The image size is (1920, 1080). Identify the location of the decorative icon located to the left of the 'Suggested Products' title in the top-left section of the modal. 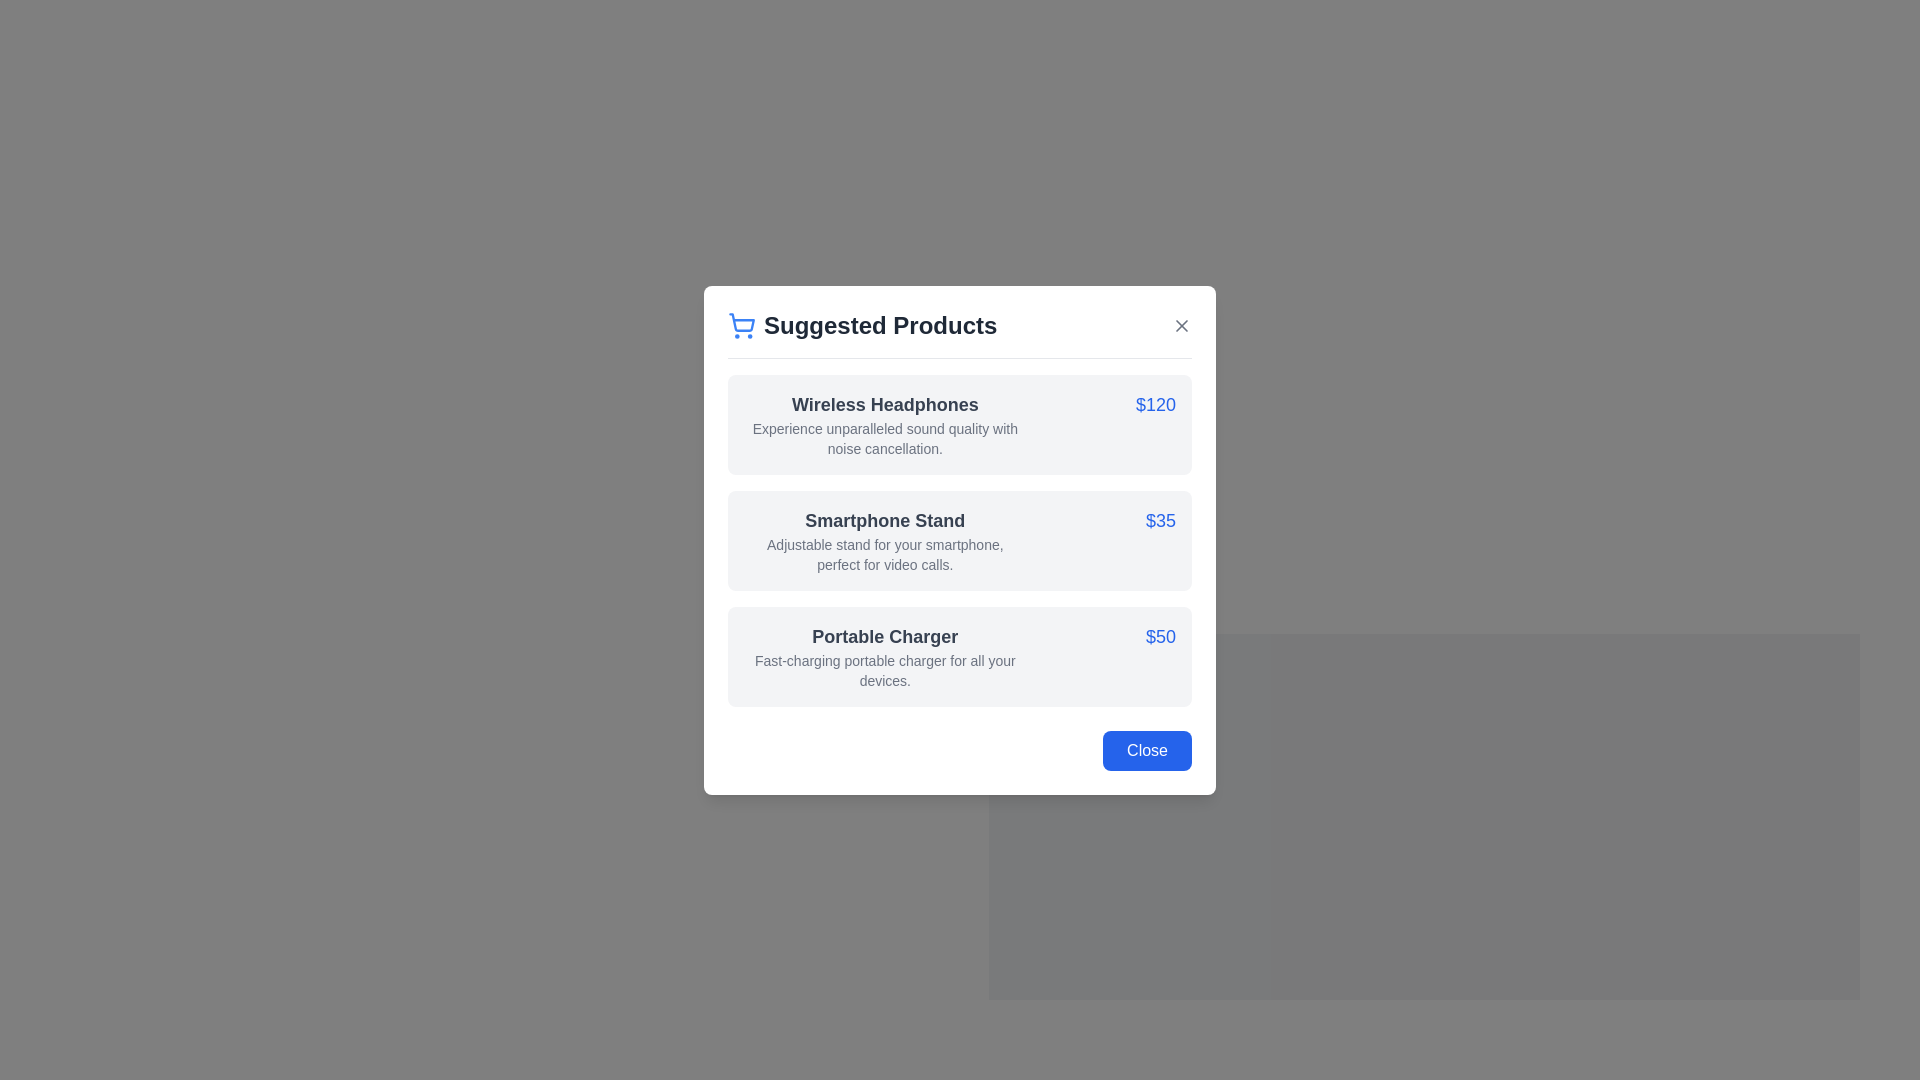
(741, 323).